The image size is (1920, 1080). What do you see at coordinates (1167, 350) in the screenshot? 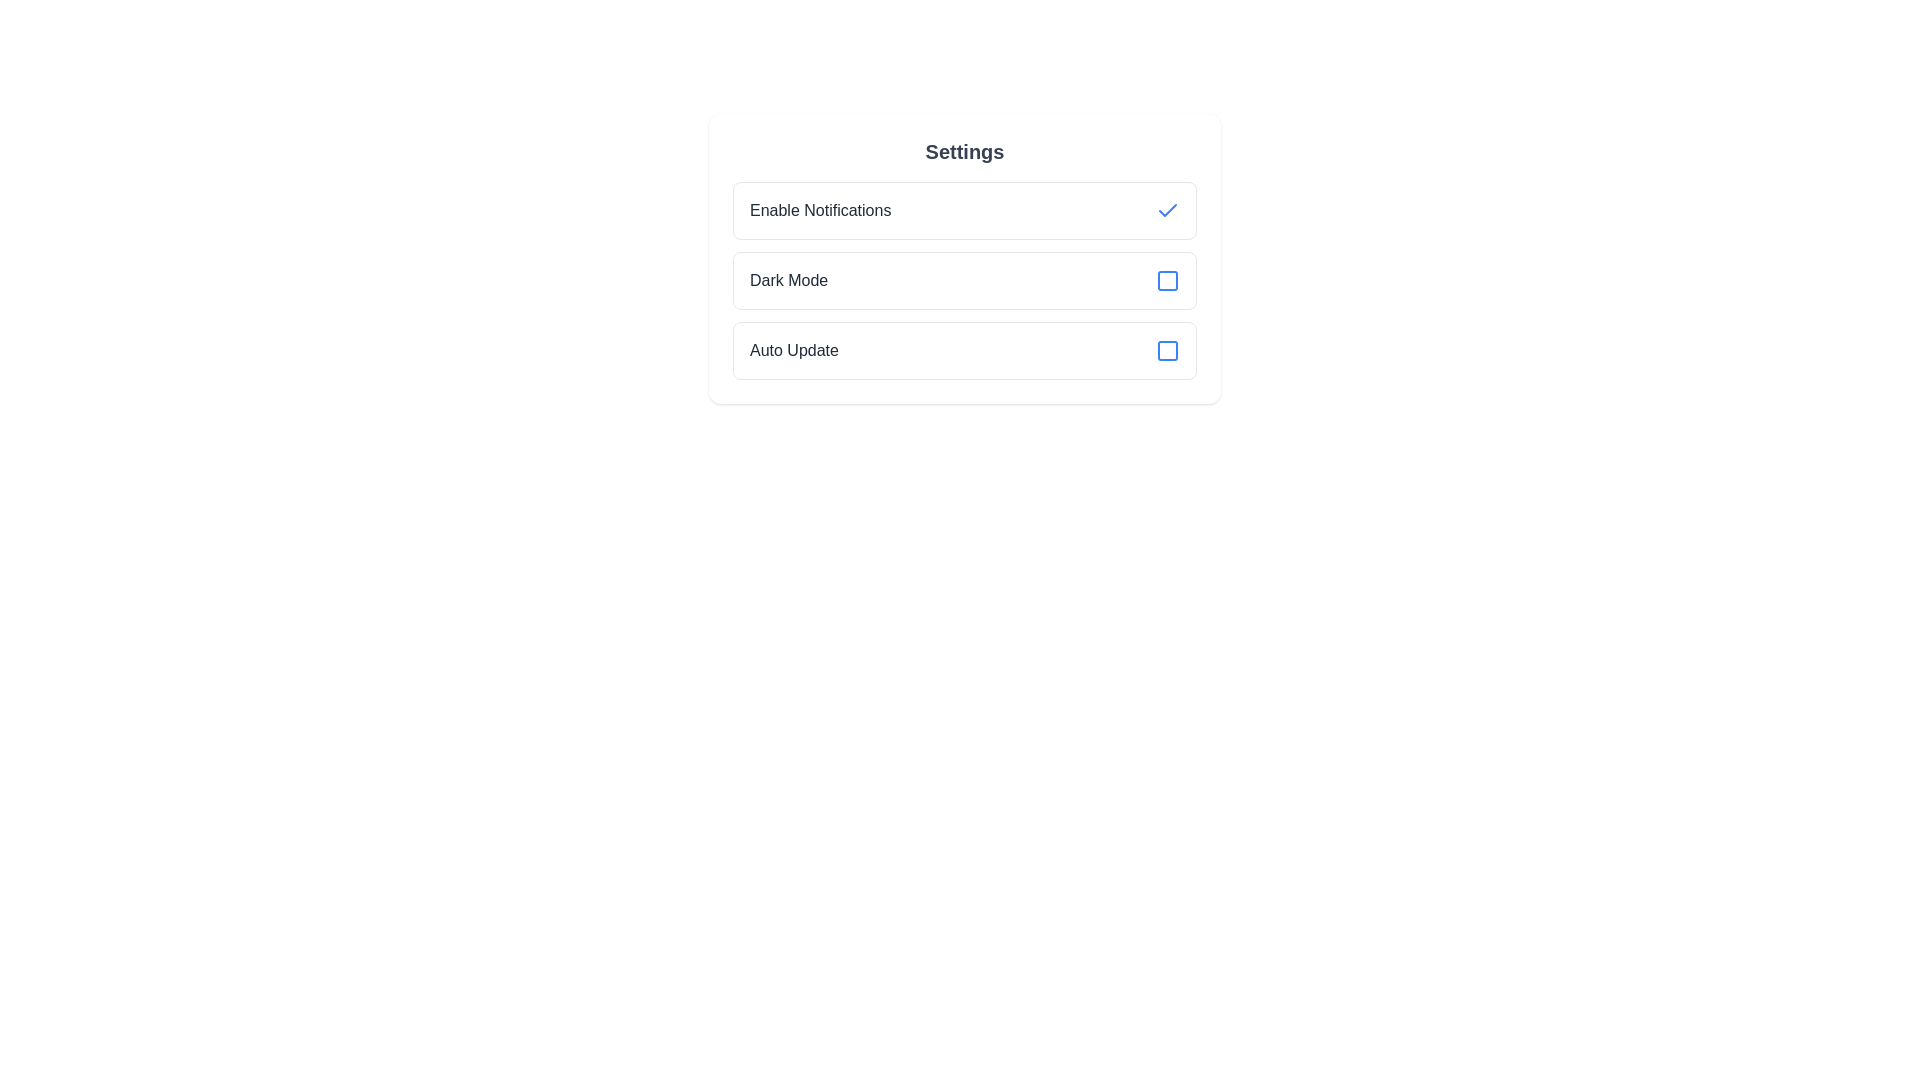
I see `the small blue square button outlined in blue located to the right of the 'Auto Update' setting label` at bounding box center [1167, 350].